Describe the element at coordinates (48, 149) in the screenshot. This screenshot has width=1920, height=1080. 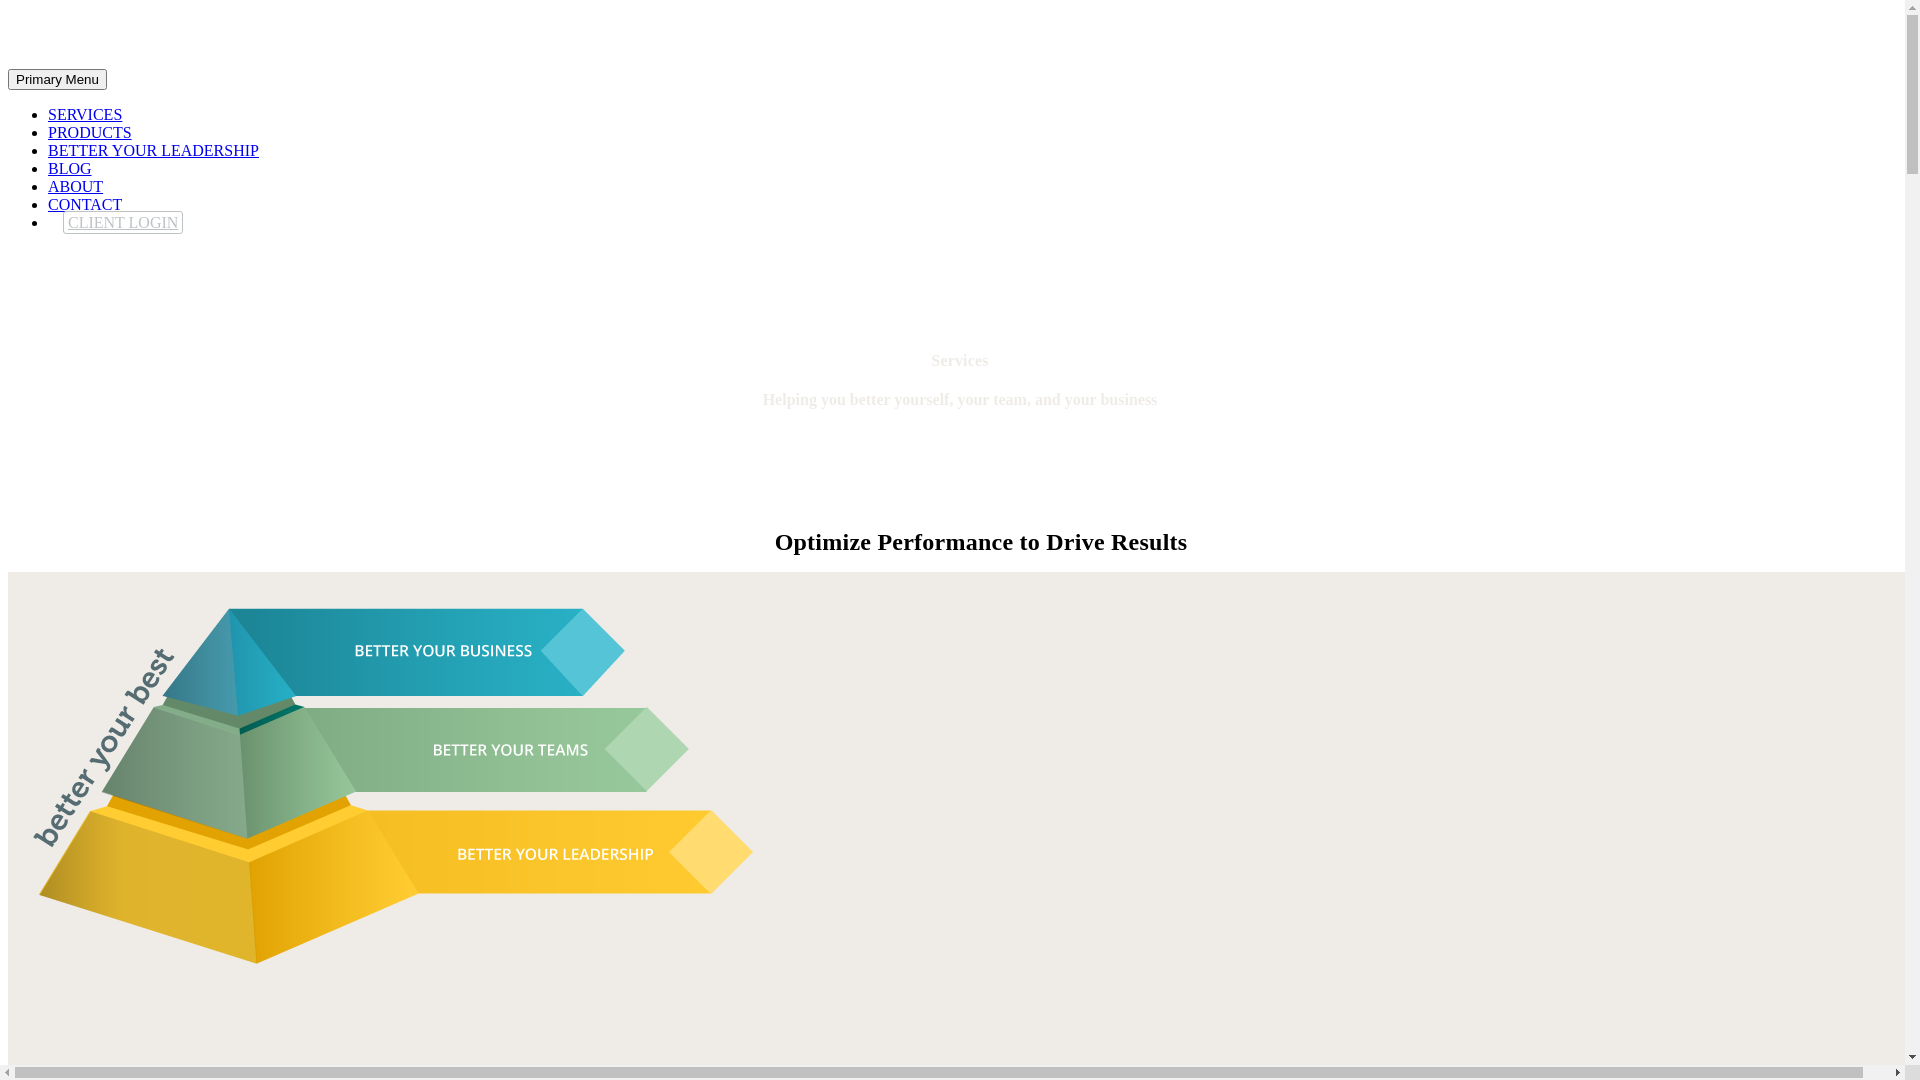
I see `'BETTER YOUR LEADERSHIP'` at that location.